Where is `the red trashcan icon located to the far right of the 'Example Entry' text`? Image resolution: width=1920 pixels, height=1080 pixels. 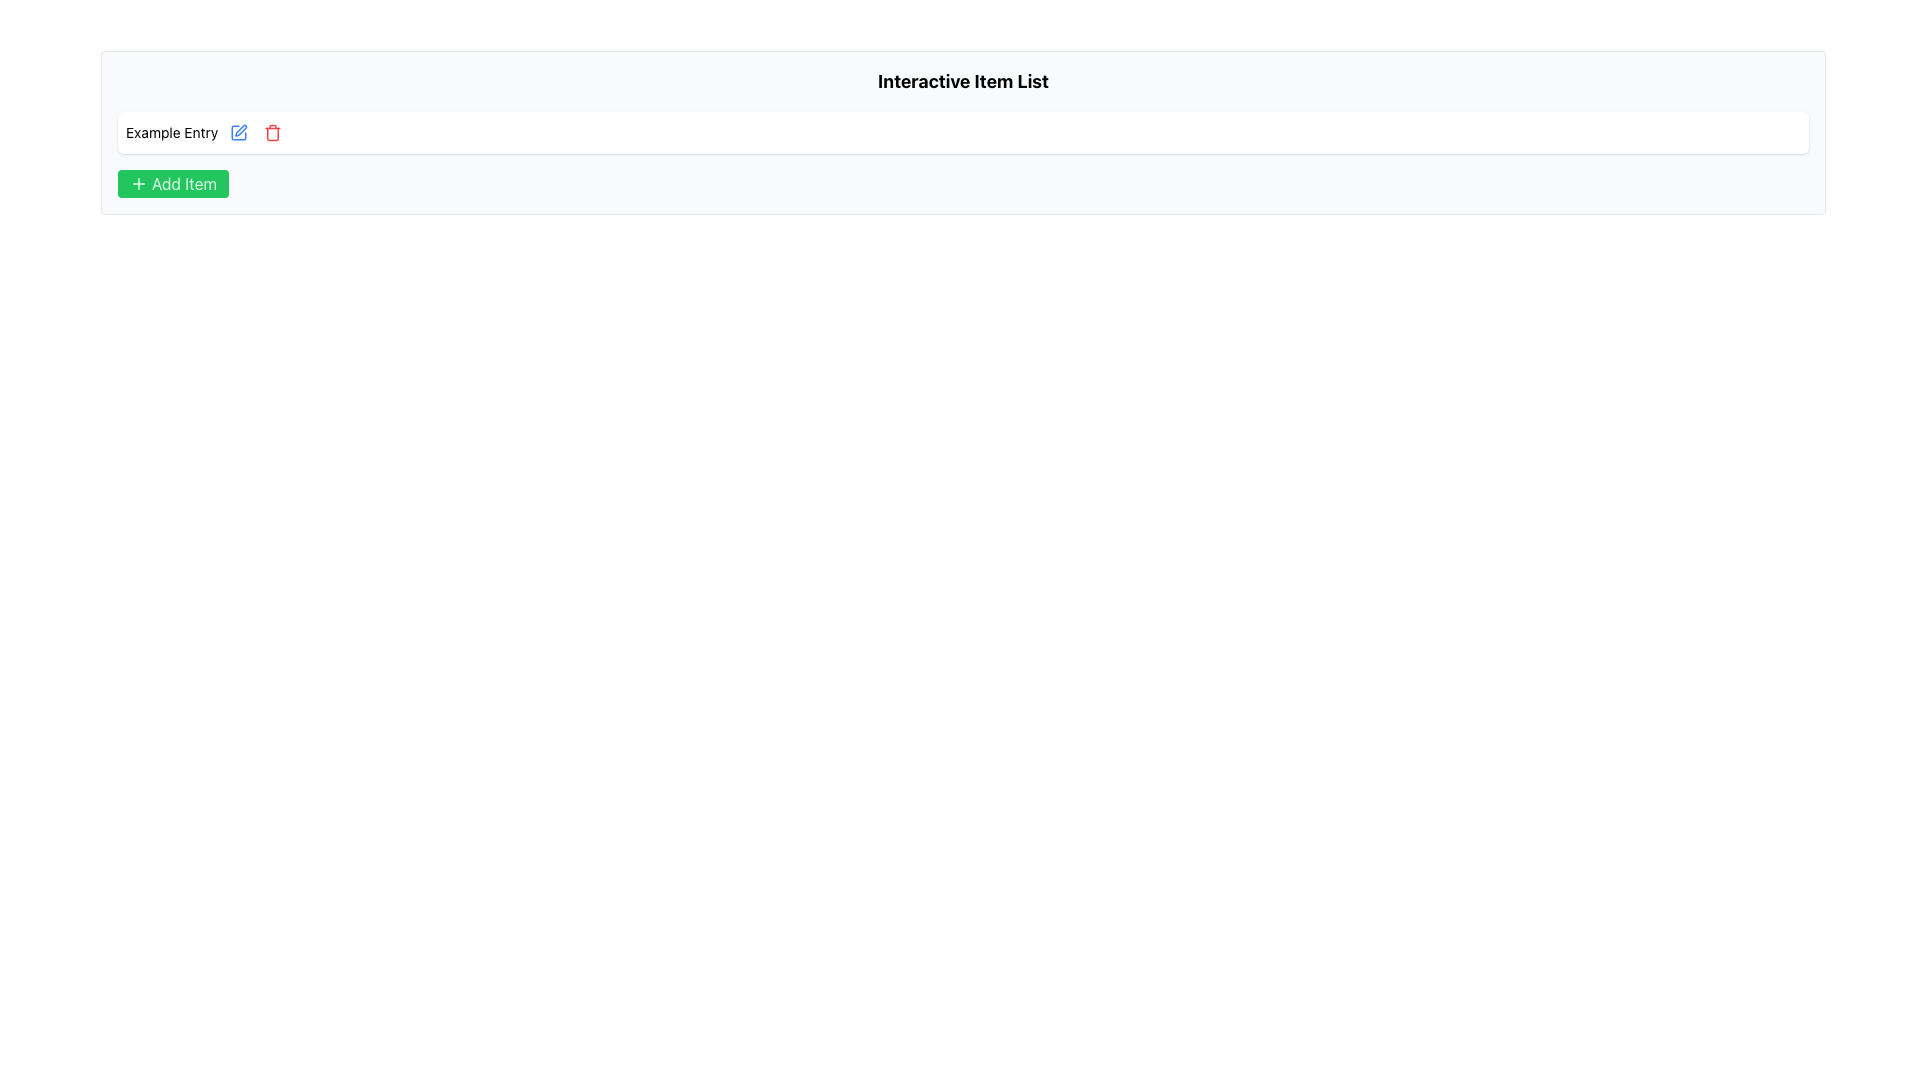
the red trashcan icon located to the far right of the 'Example Entry' text is located at coordinates (272, 132).